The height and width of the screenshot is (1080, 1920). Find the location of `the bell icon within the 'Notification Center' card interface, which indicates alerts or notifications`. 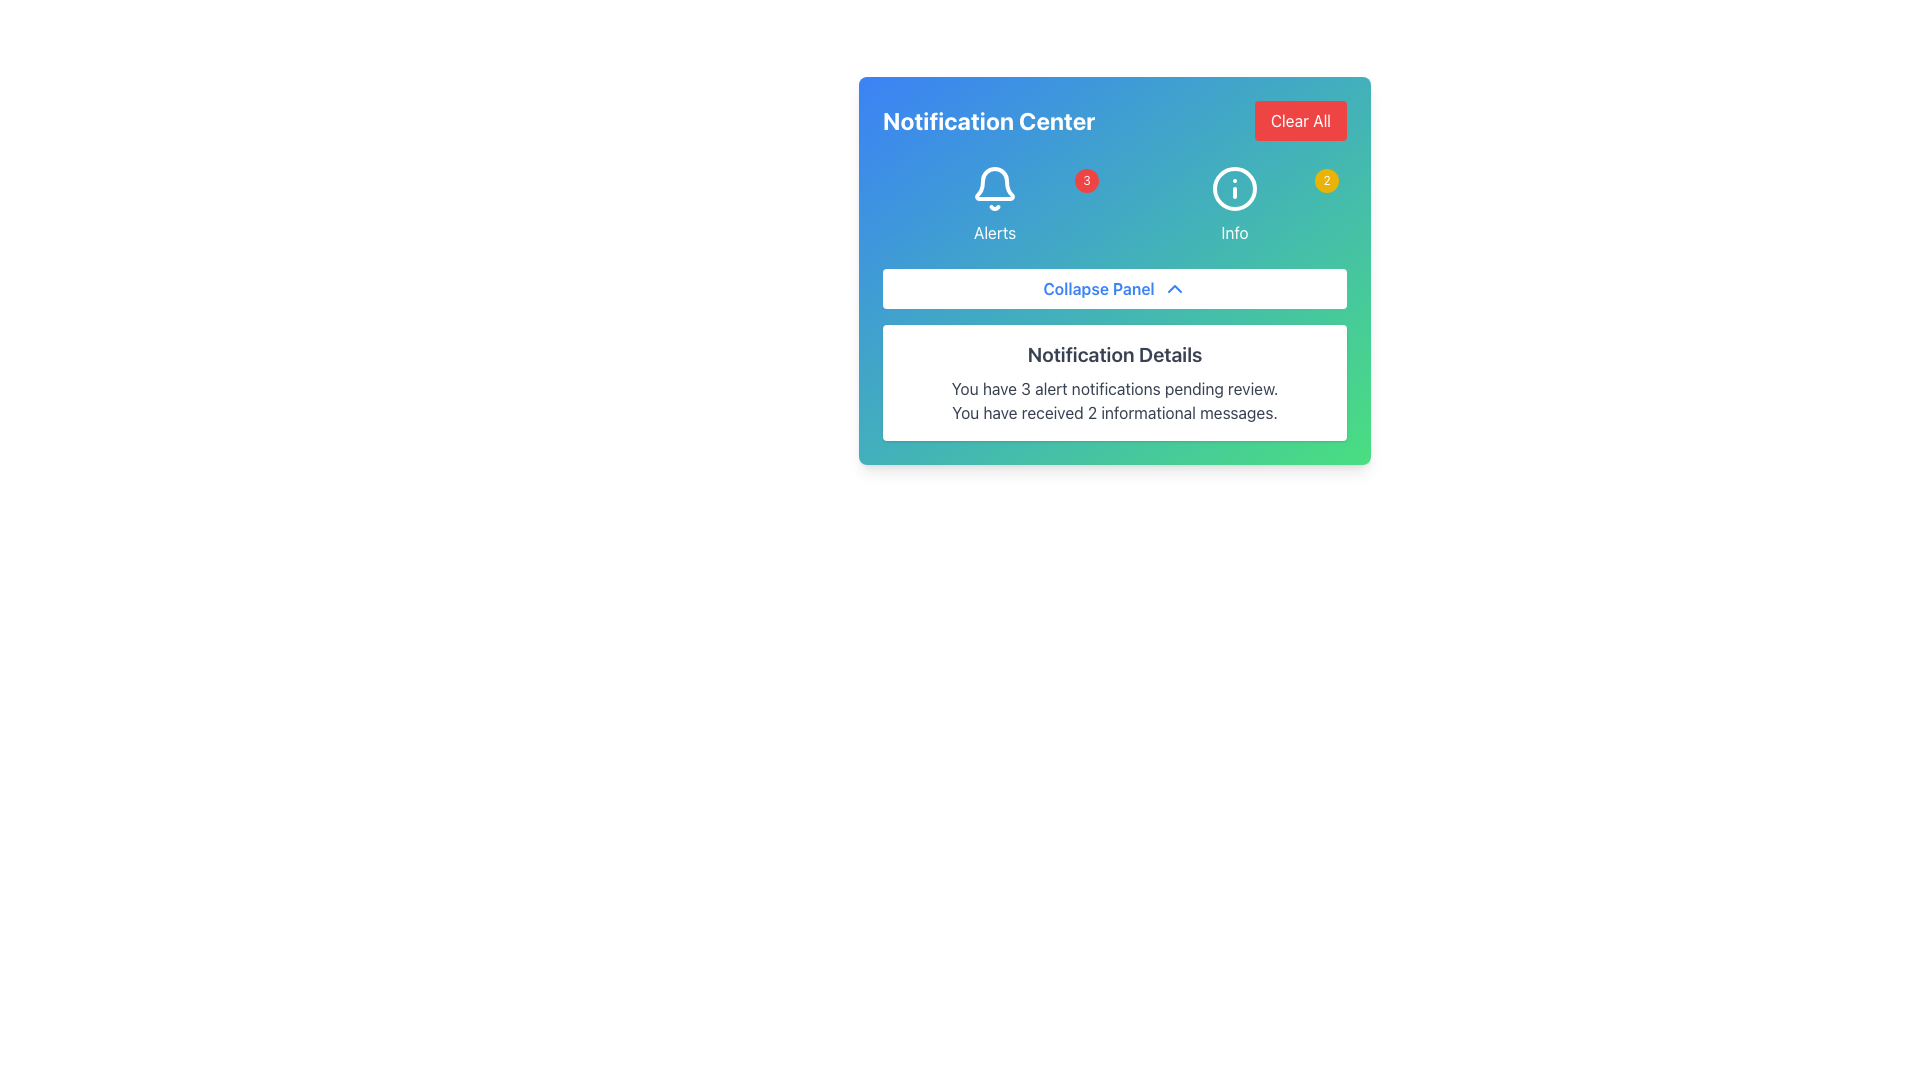

the bell icon within the 'Notification Center' card interface, which indicates alerts or notifications is located at coordinates (994, 184).